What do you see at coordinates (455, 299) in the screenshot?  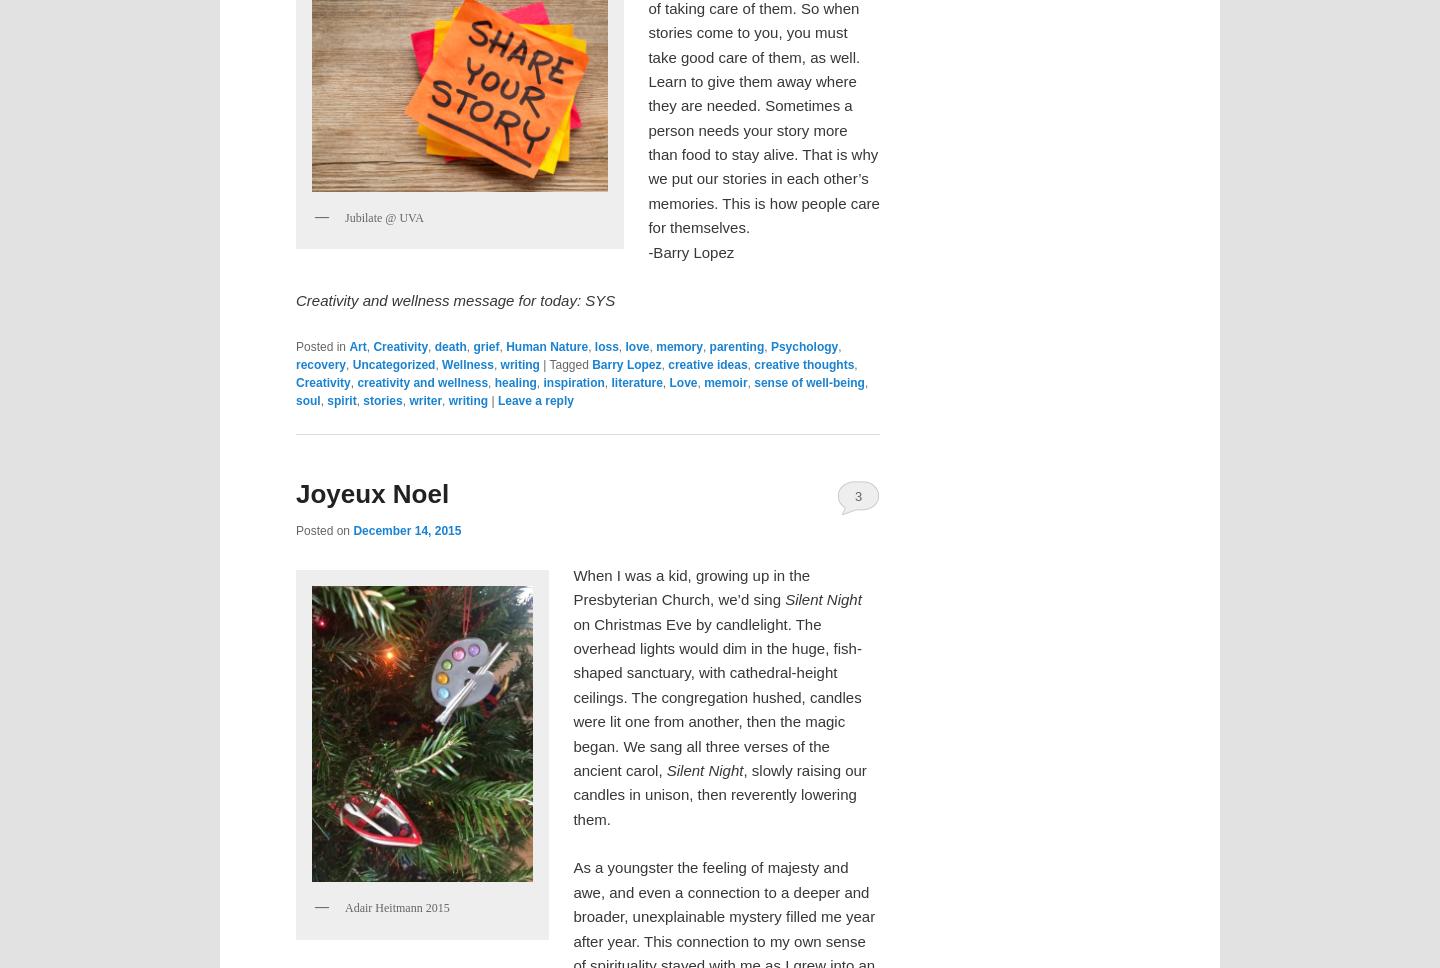 I see `'Creativity and wellness message for today: SYS'` at bounding box center [455, 299].